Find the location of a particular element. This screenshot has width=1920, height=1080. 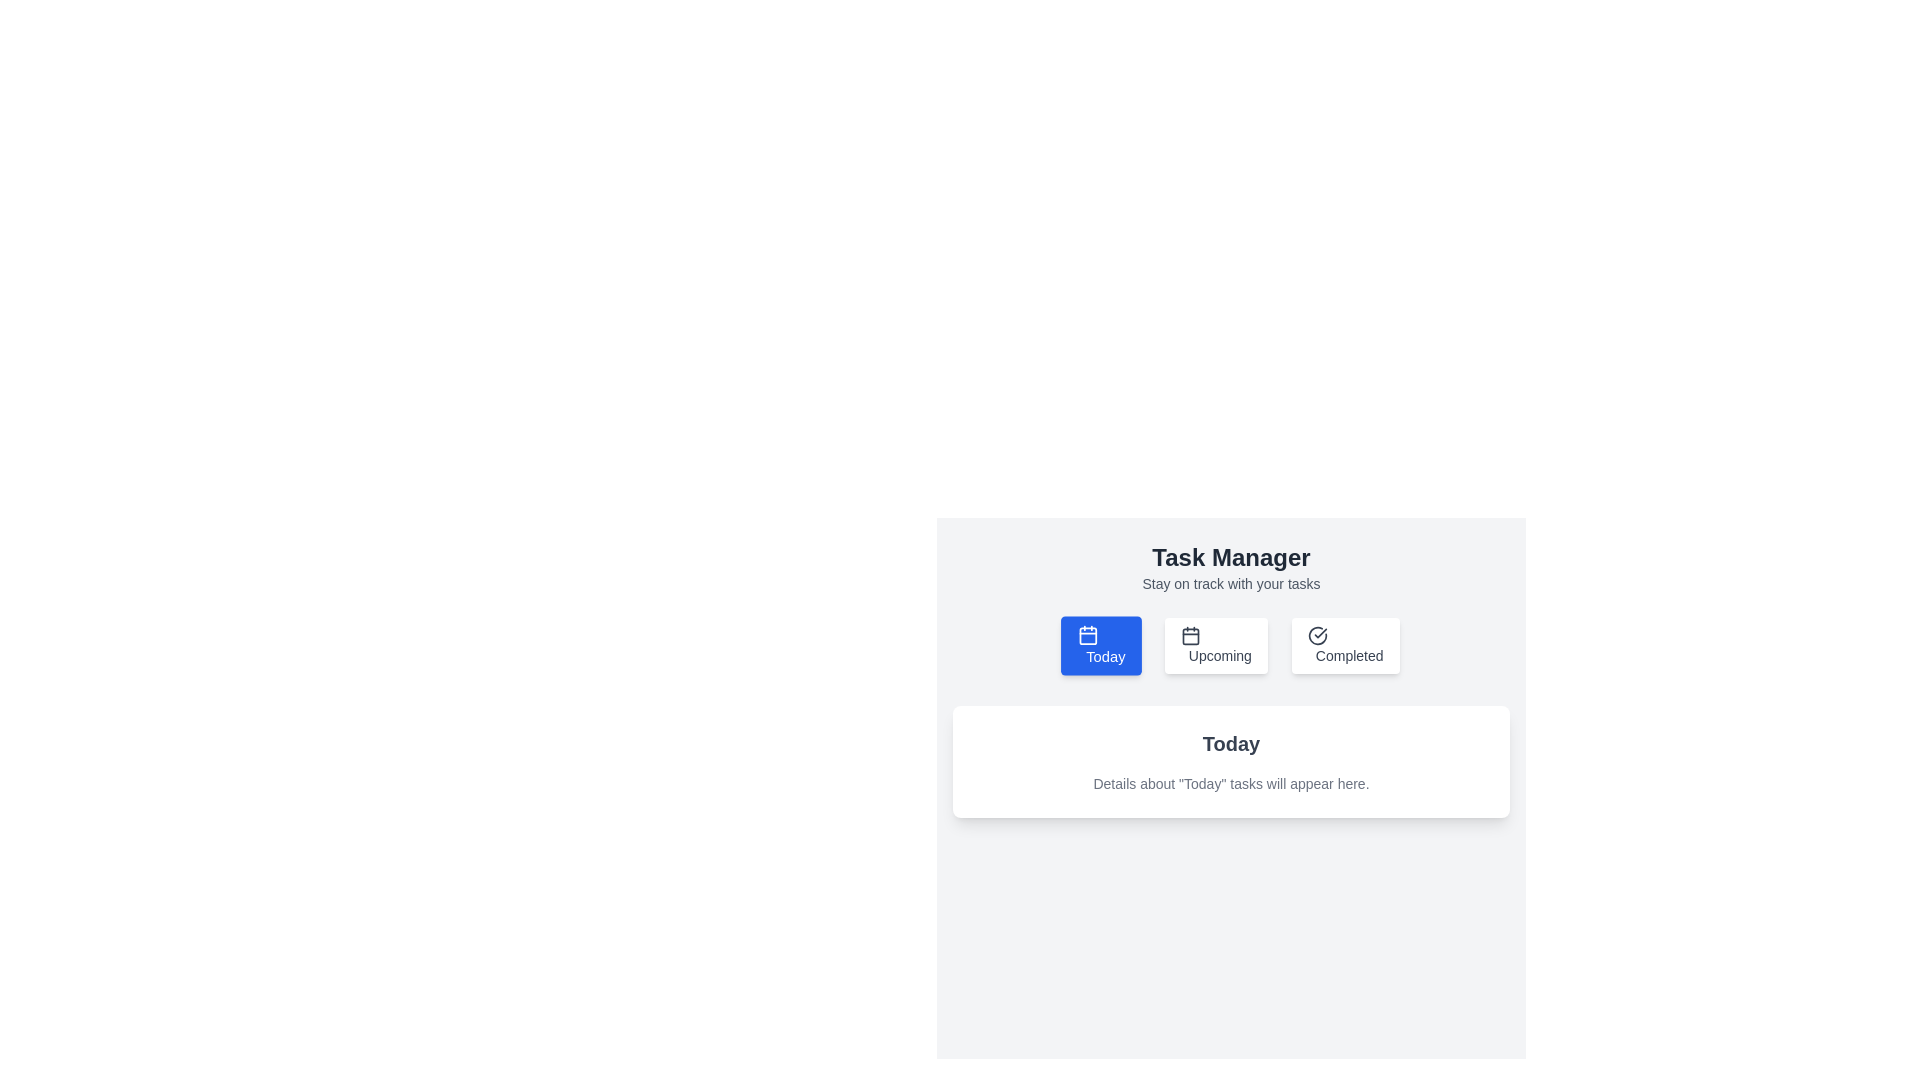

the 'Today' text label element, which is styled with a bold white font on a blue background and located inside the button labeled 'Today' in the top-left section of the interface is located at coordinates (1105, 656).